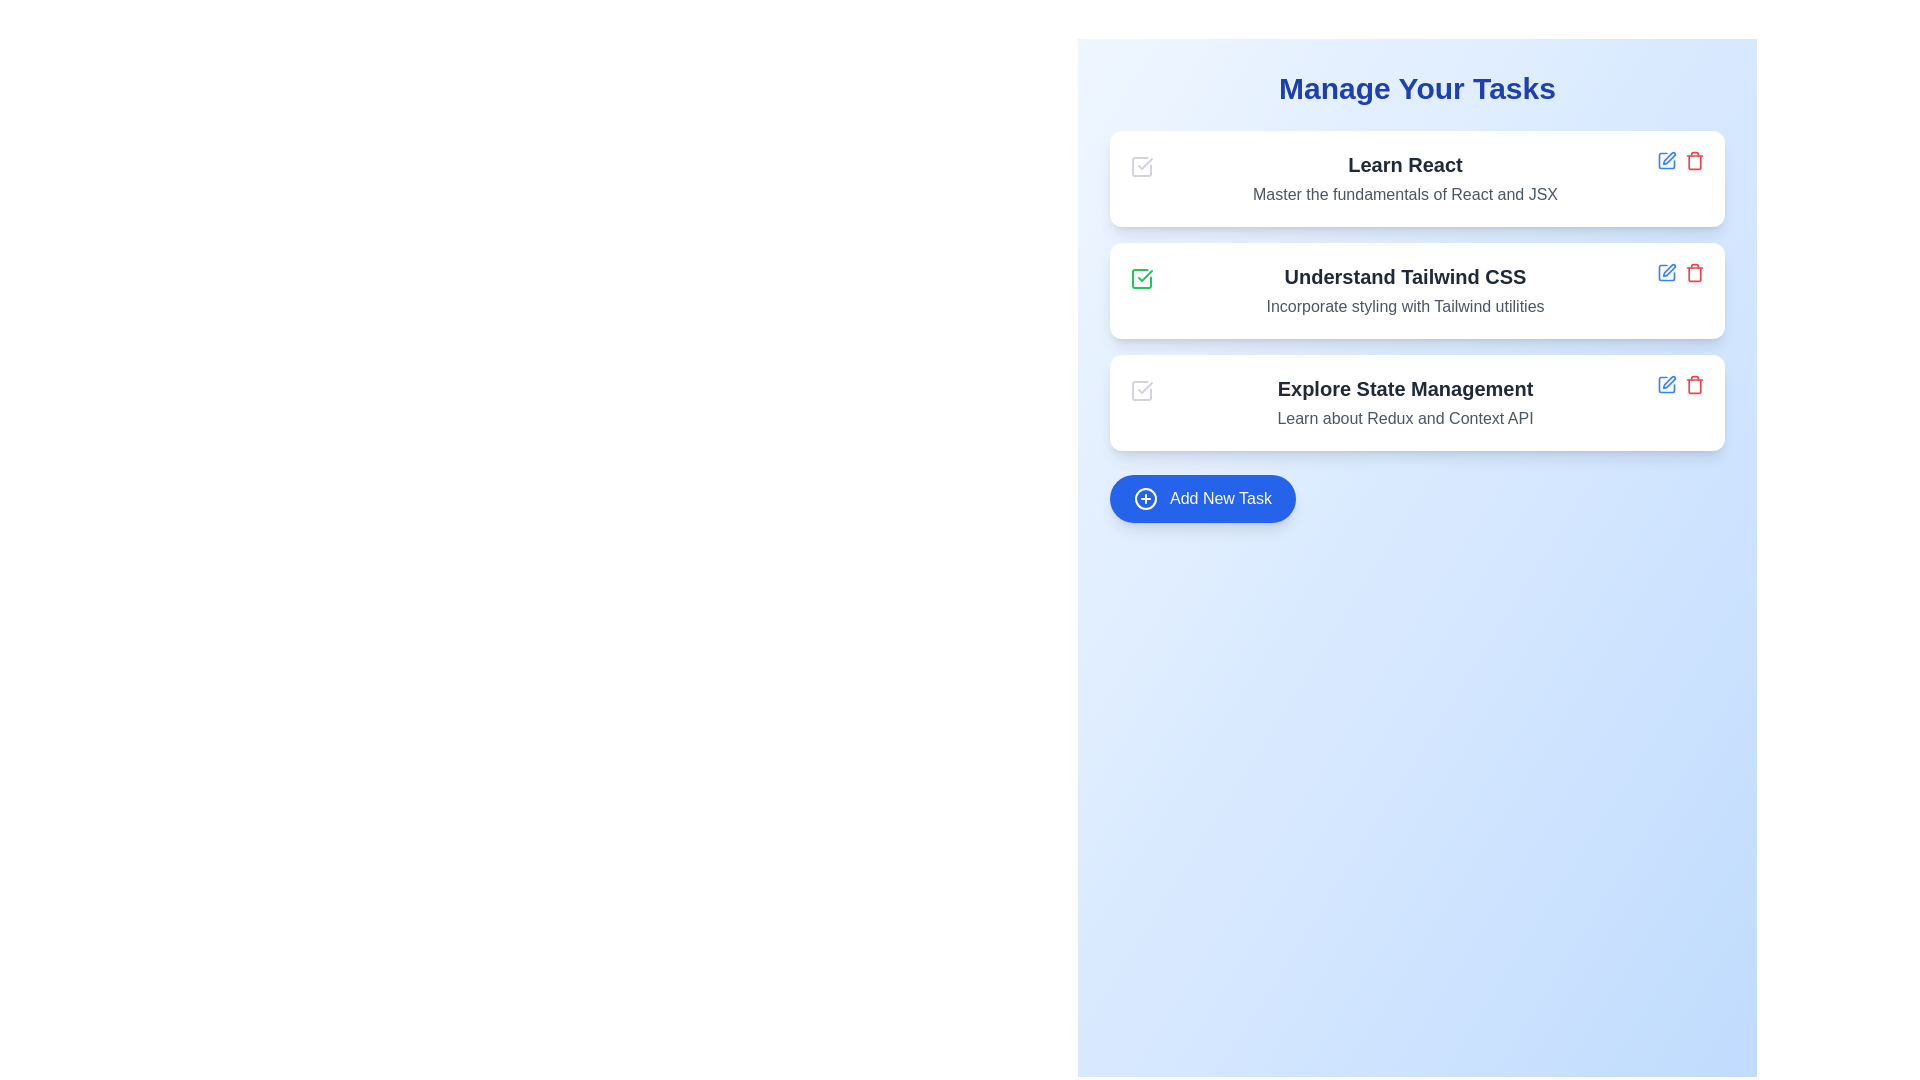 The image size is (1920, 1080). I want to click on the circular graphic element with a plus symbol, located to the left of the 'Add New Task' button in the task management interface, so click(1146, 497).